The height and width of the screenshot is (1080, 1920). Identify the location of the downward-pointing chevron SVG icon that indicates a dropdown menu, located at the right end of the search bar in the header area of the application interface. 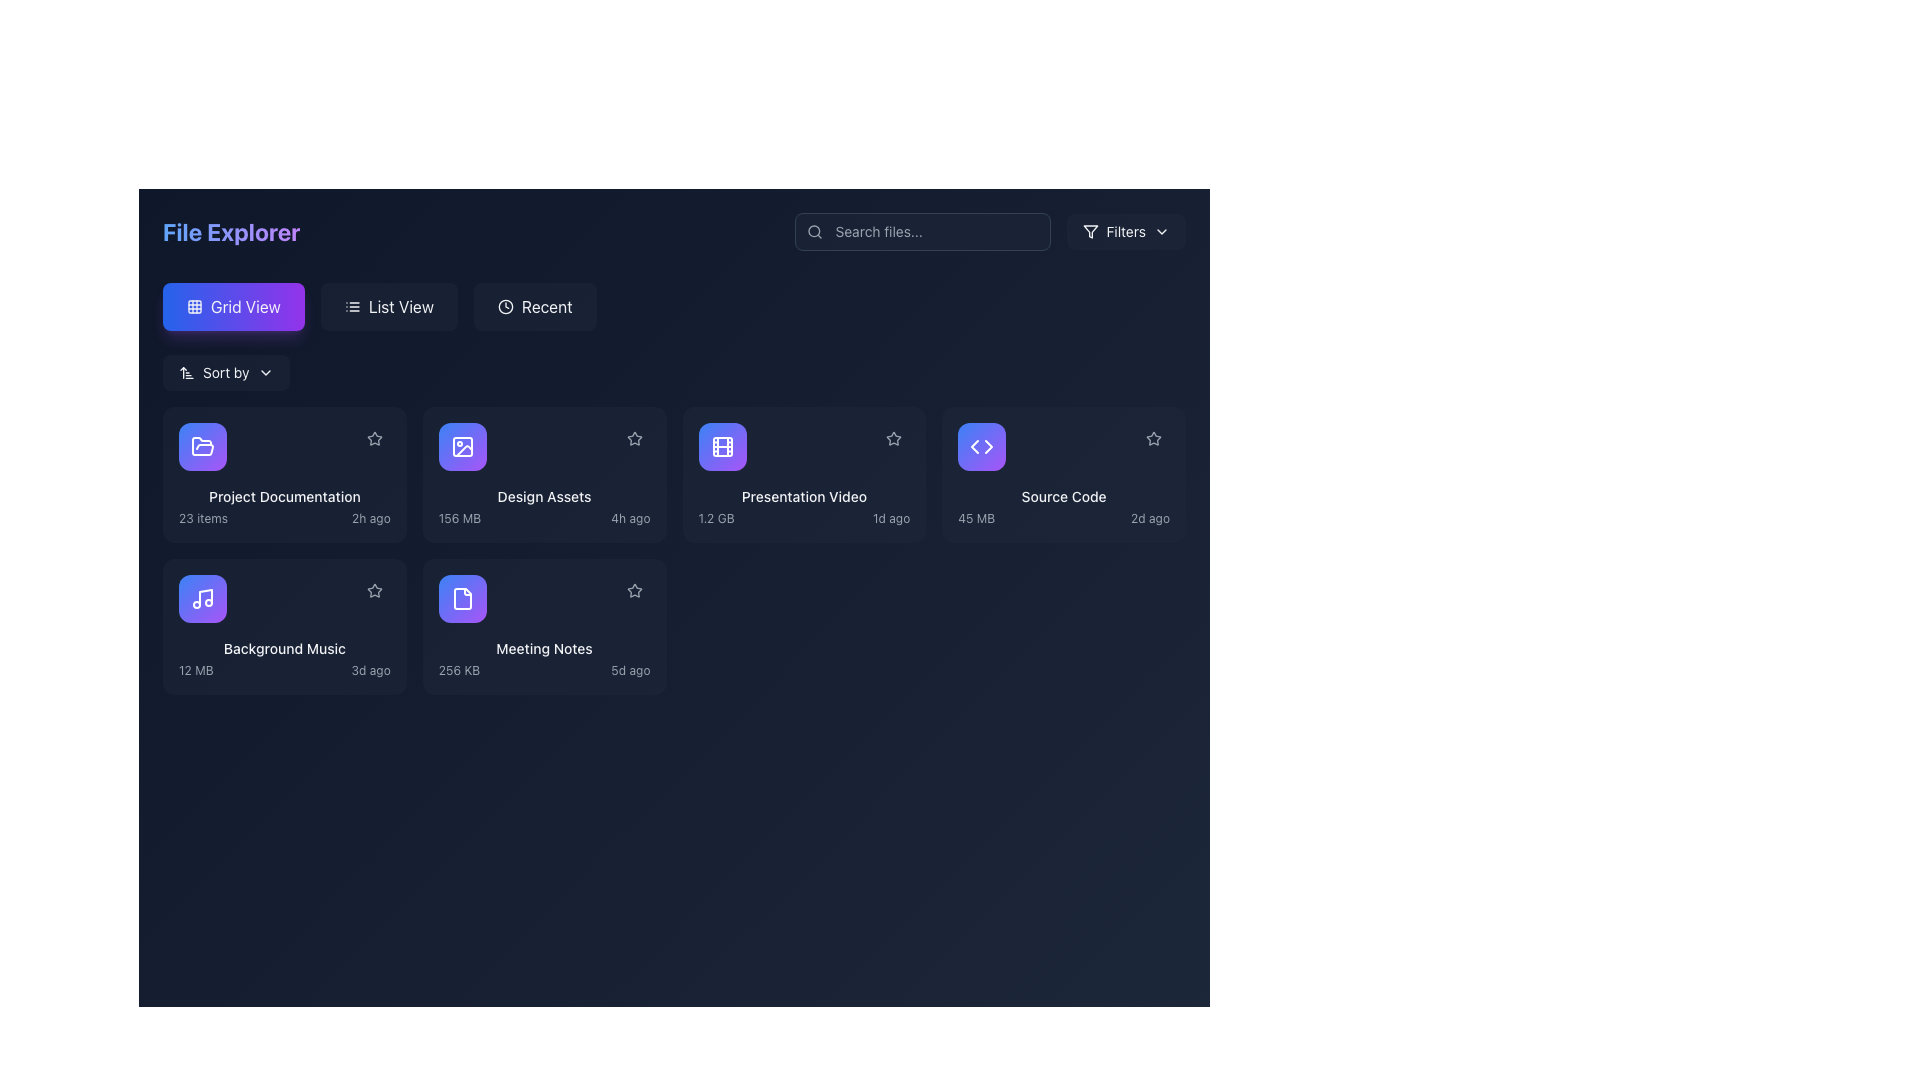
(1161, 230).